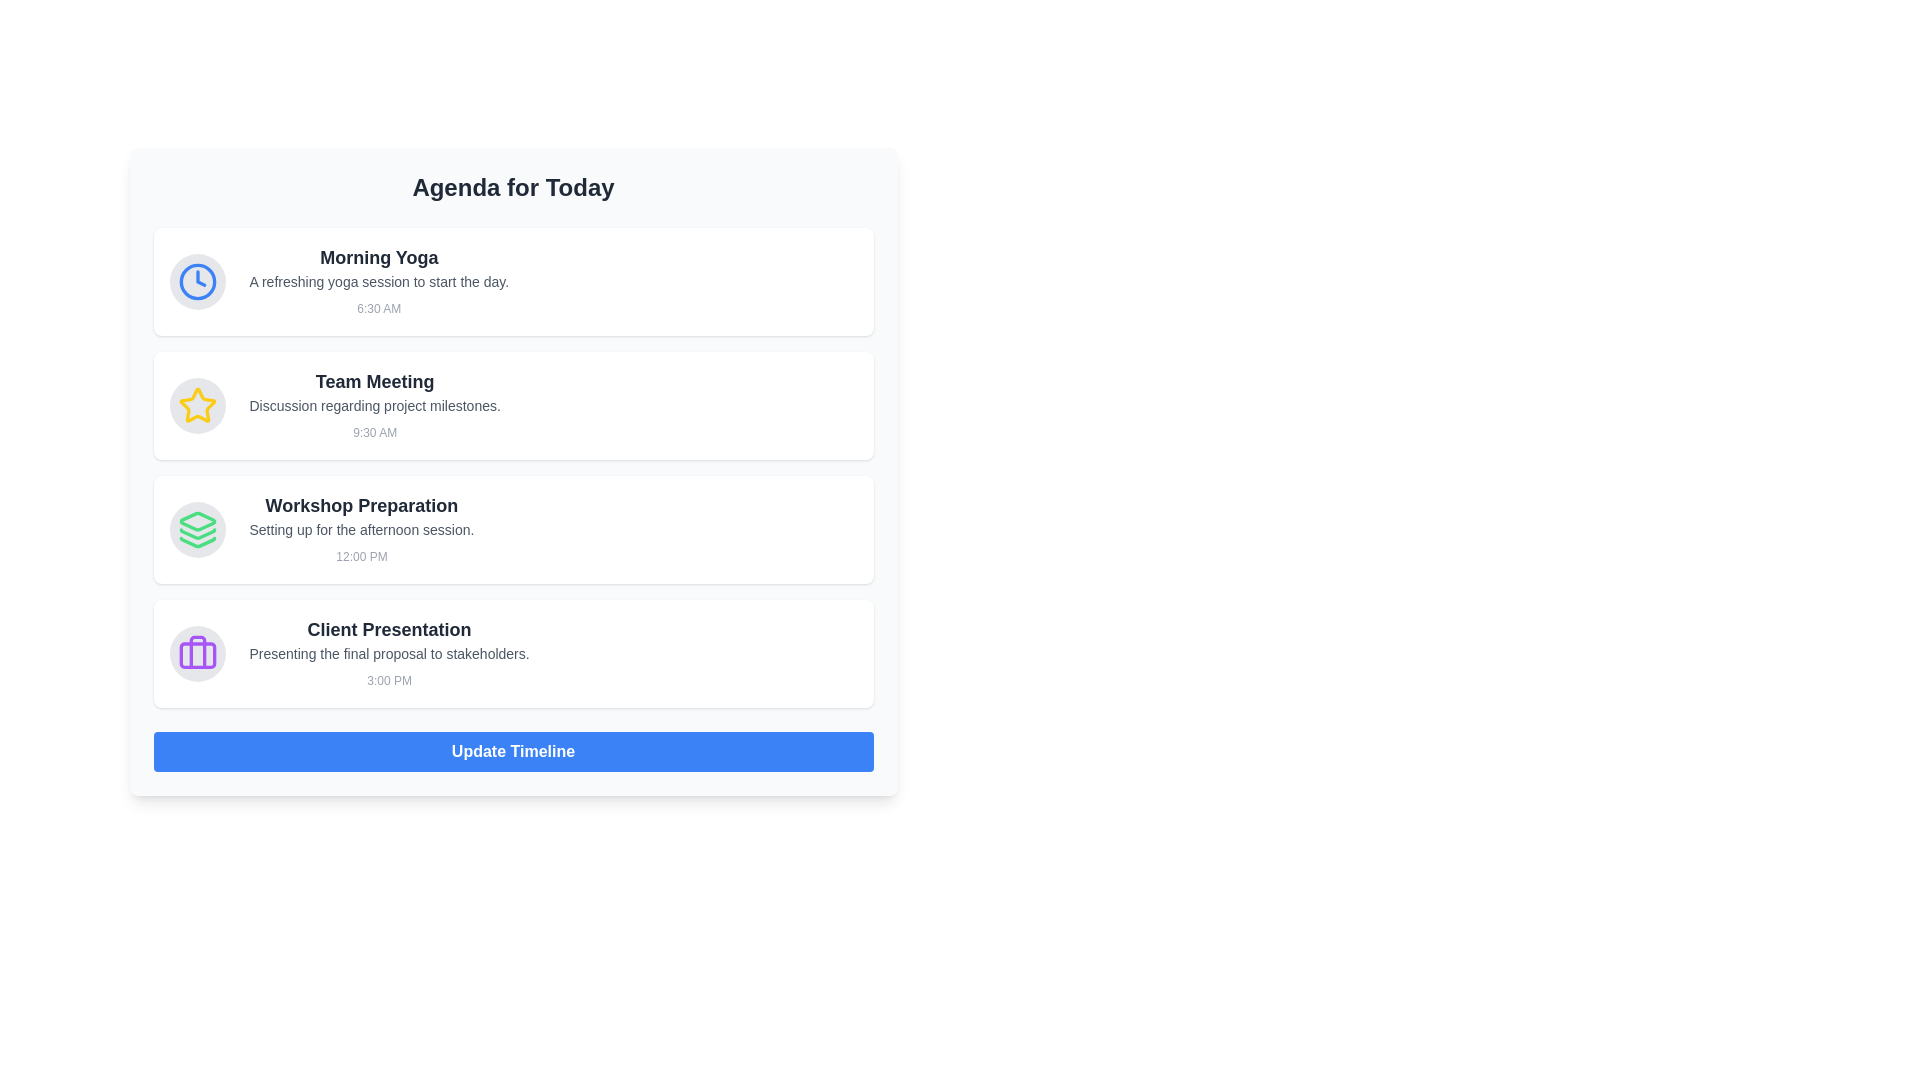 The width and height of the screenshot is (1920, 1080). What do you see at coordinates (513, 752) in the screenshot?
I see `the button located at the bottom of the 'Agenda for Today' card to observe its hover effects` at bounding box center [513, 752].